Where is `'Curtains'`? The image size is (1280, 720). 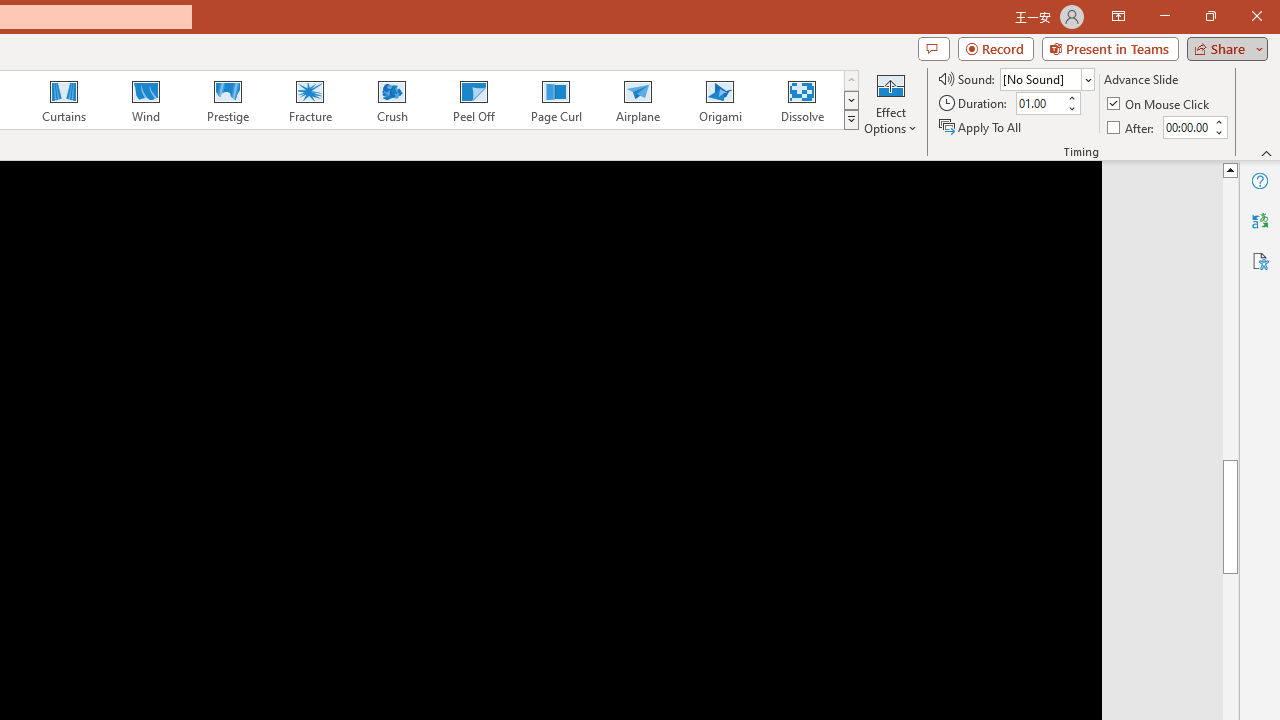 'Curtains' is located at coordinates (64, 100).